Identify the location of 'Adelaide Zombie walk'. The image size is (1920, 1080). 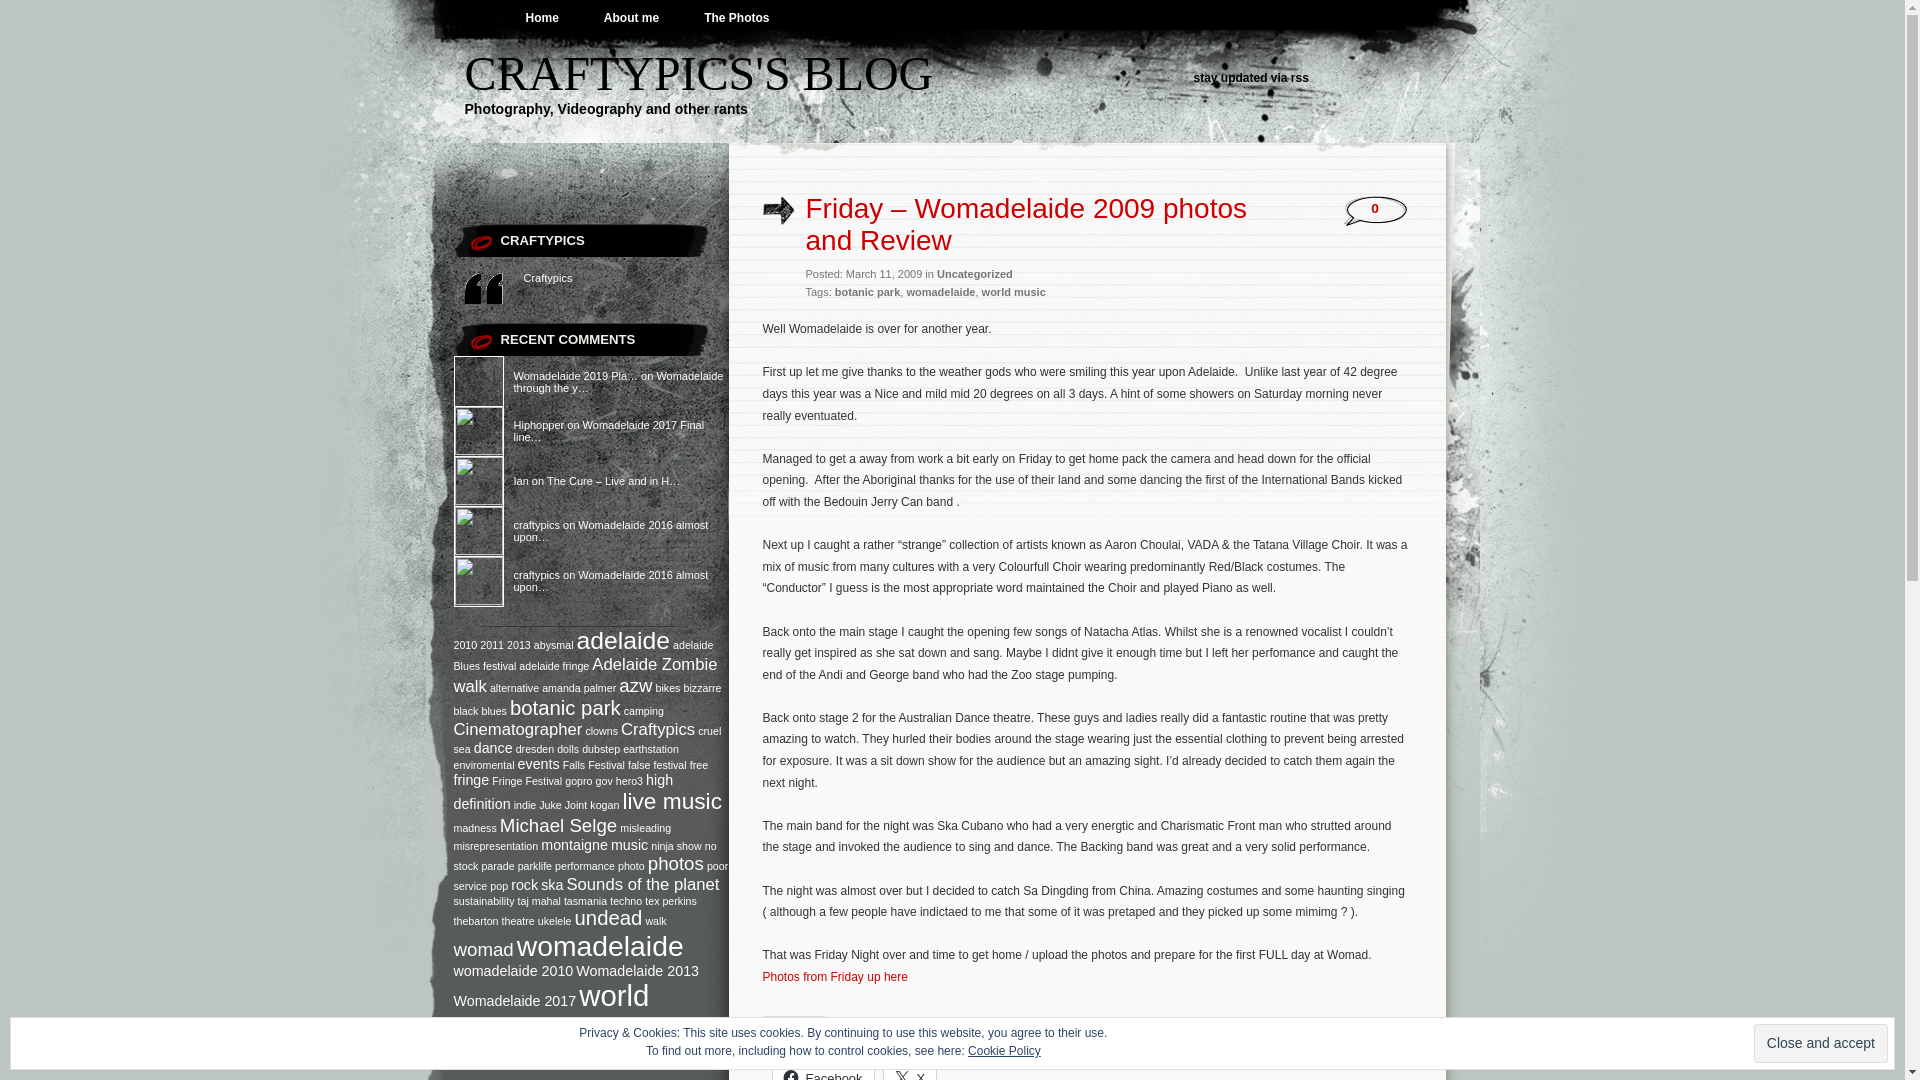
(584, 675).